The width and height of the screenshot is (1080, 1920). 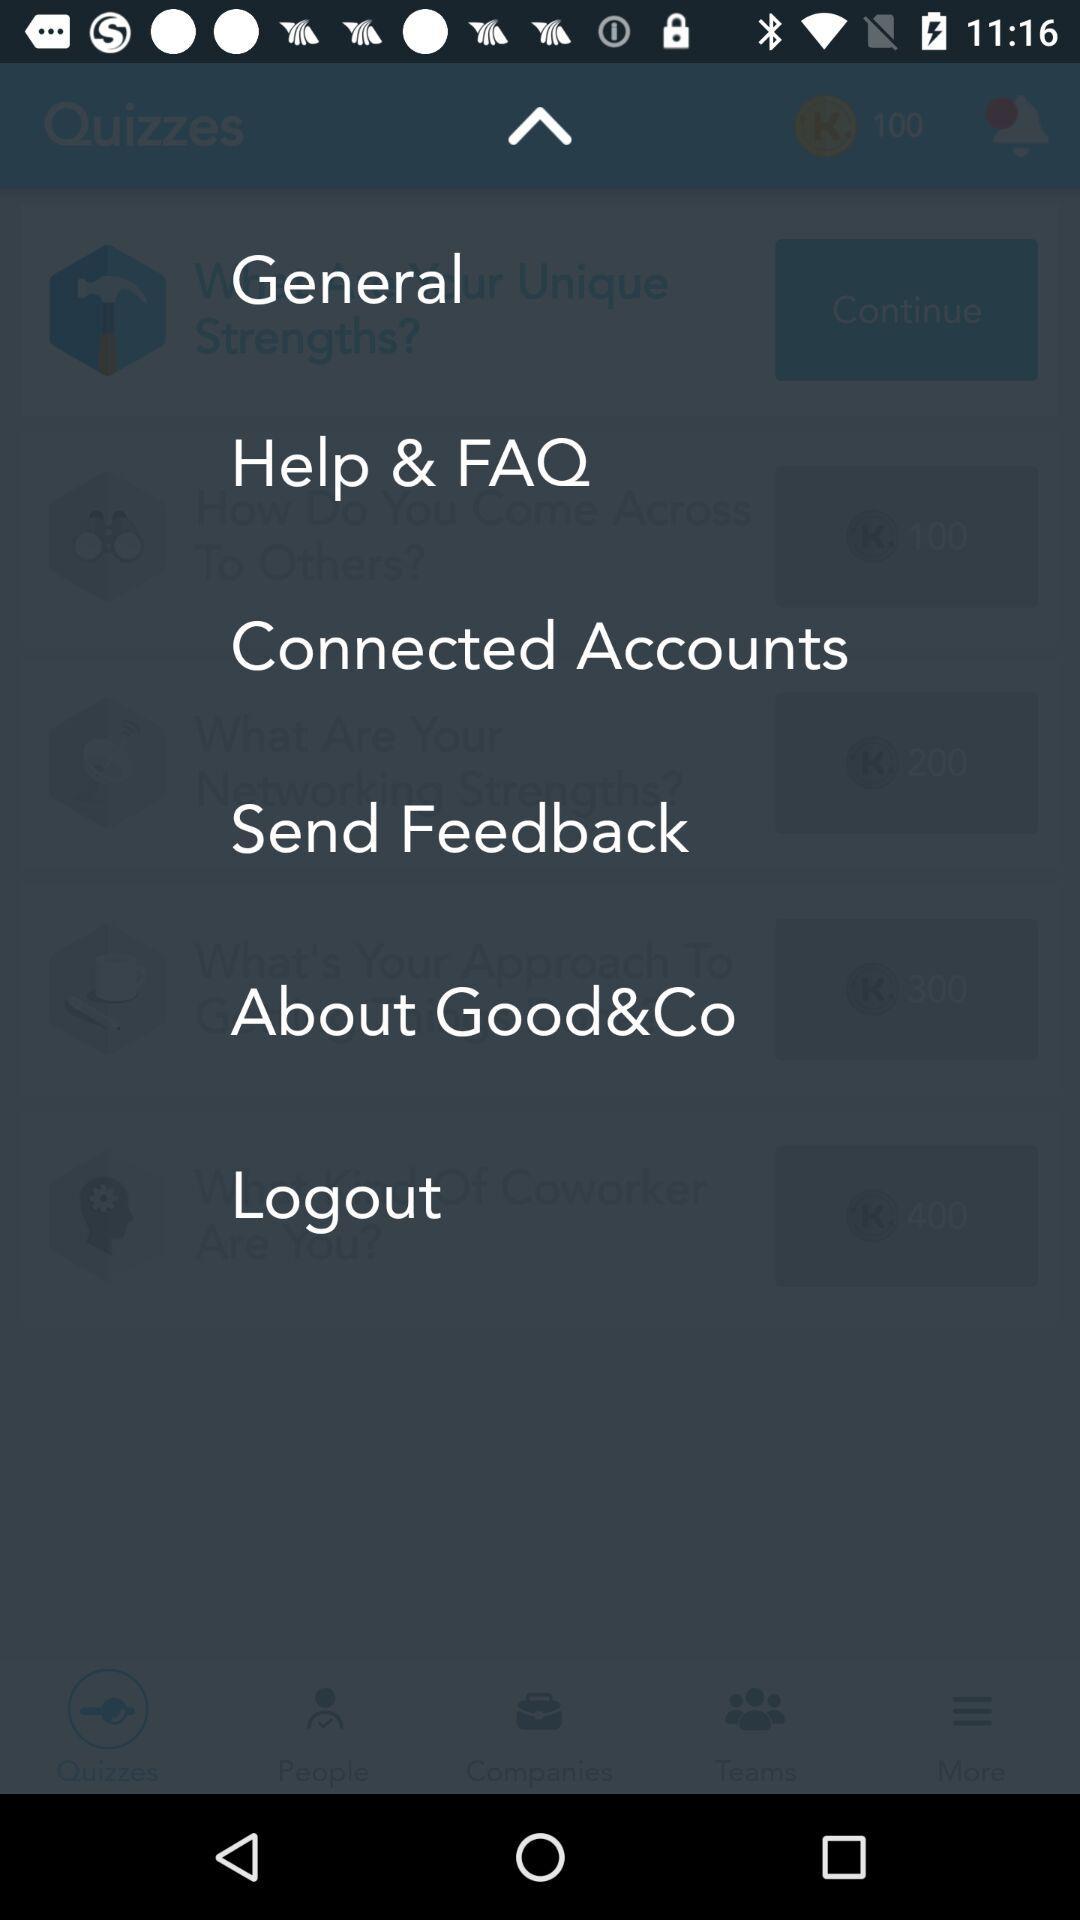 What do you see at coordinates (538, 279) in the screenshot?
I see `icon above help & faq item` at bounding box center [538, 279].